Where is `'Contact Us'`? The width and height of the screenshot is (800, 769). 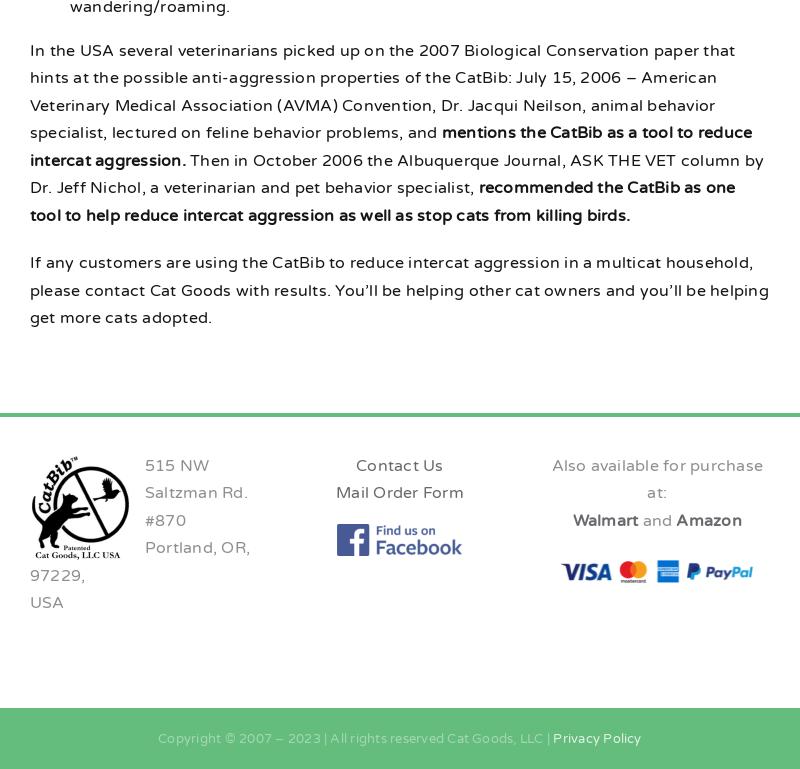
'Contact Us' is located at coordinates (398, 465).